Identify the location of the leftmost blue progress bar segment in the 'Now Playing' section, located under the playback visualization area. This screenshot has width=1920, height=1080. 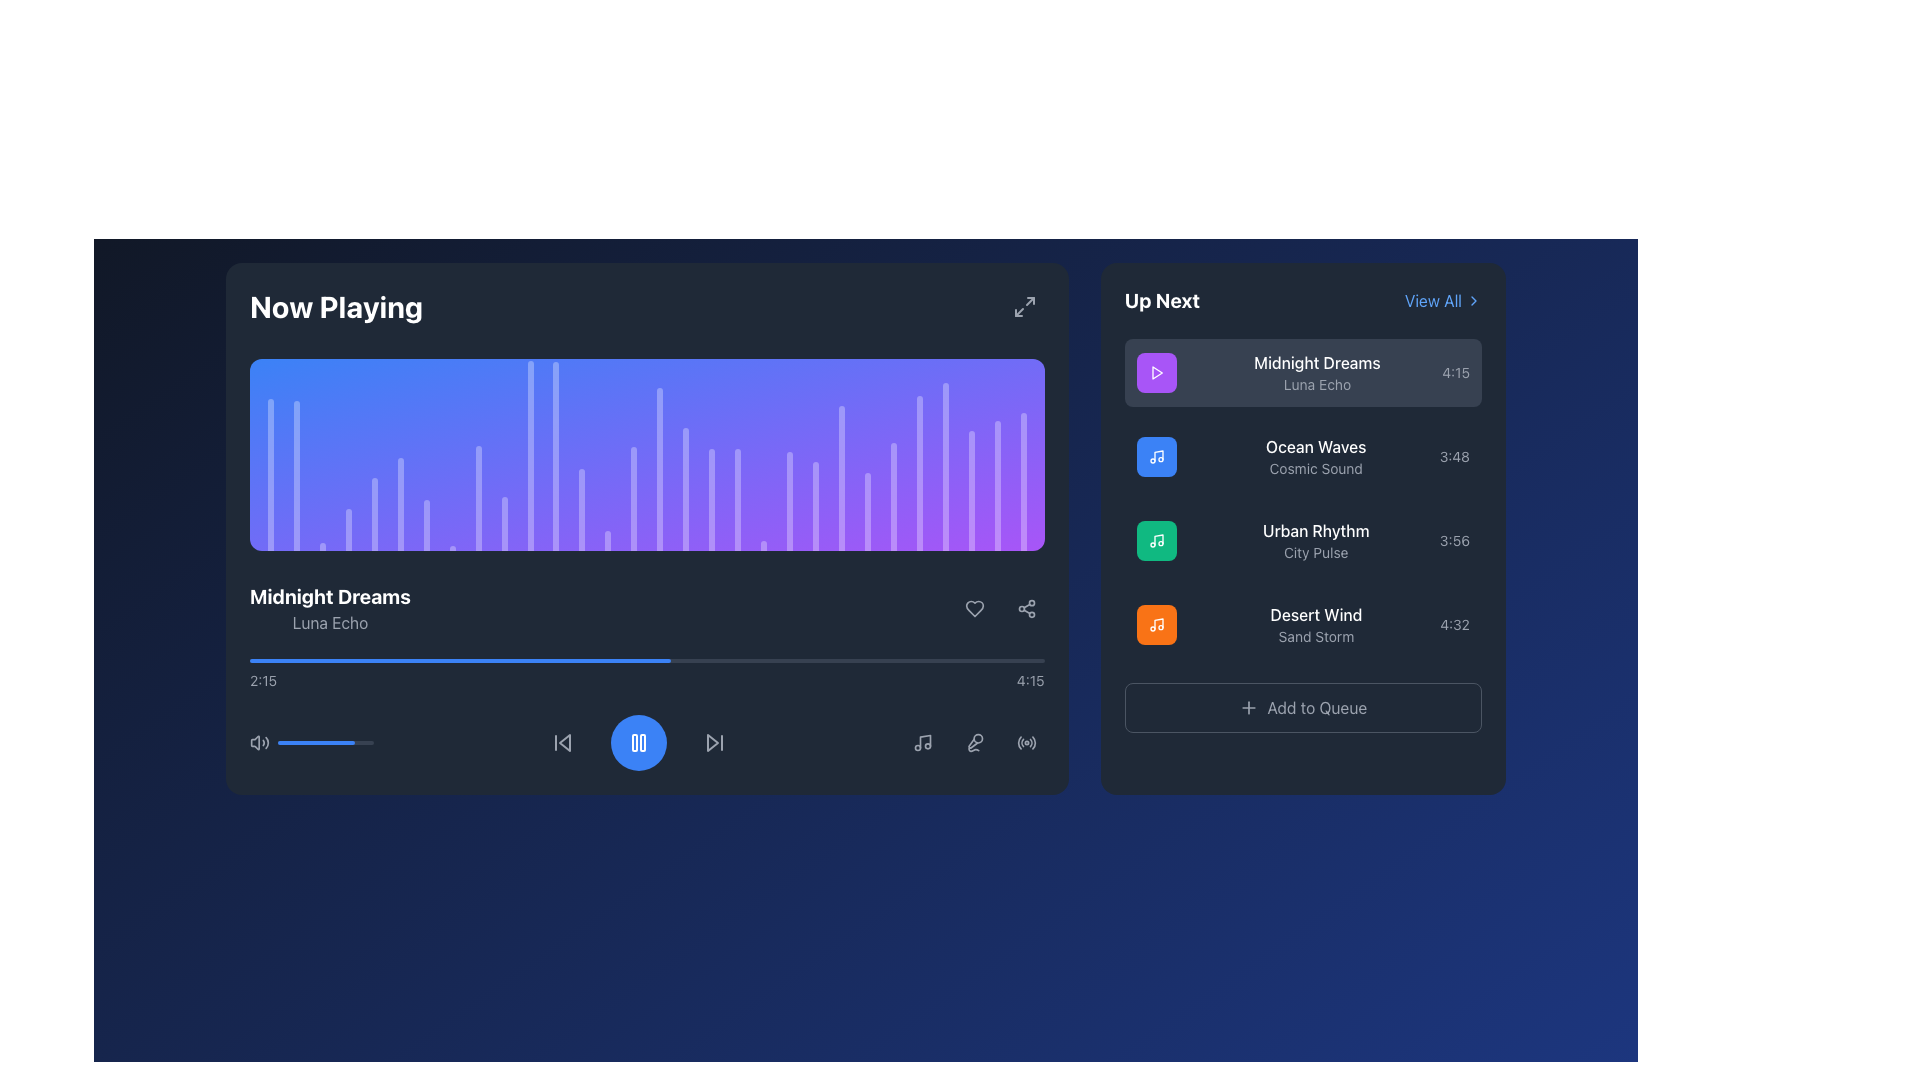
(459, 660).